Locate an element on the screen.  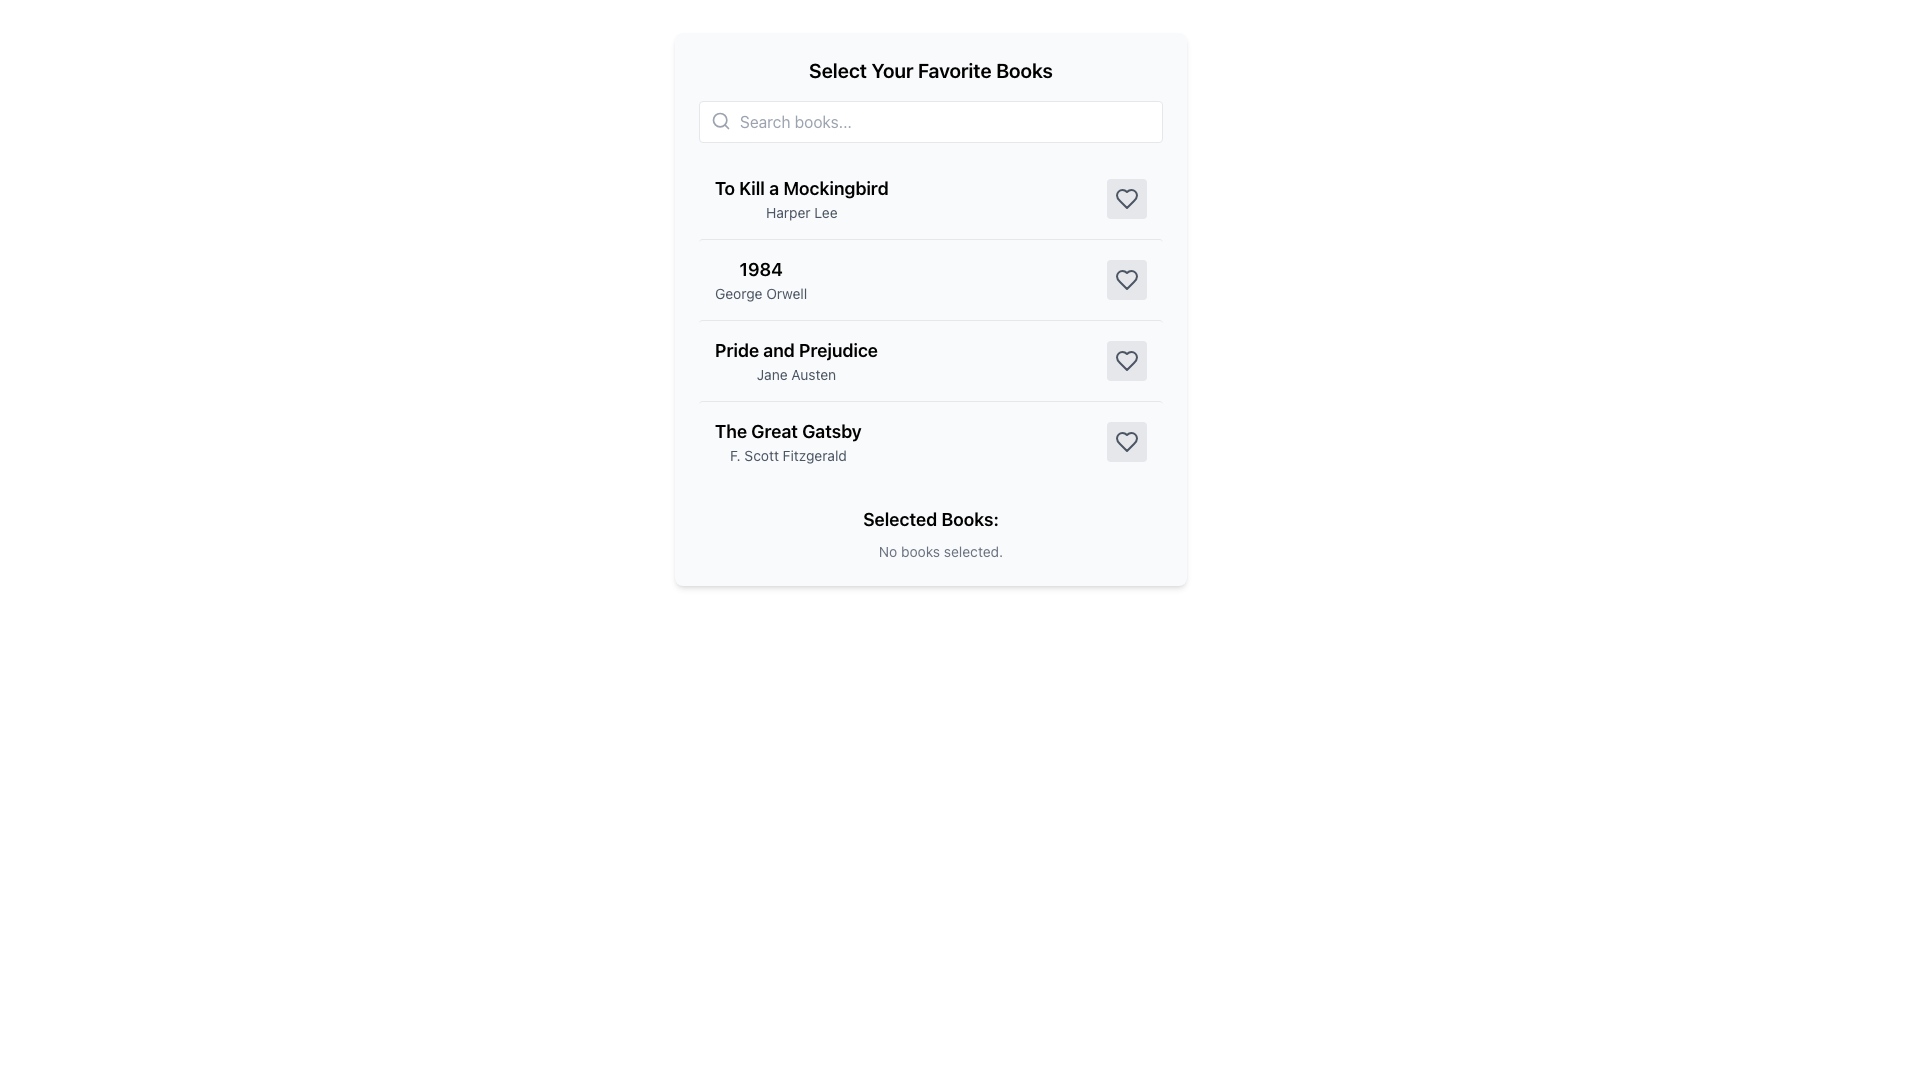
the favorite button with a heart icon associated with the book '1984' by George Orwell is located at coordinates (1127, 280).